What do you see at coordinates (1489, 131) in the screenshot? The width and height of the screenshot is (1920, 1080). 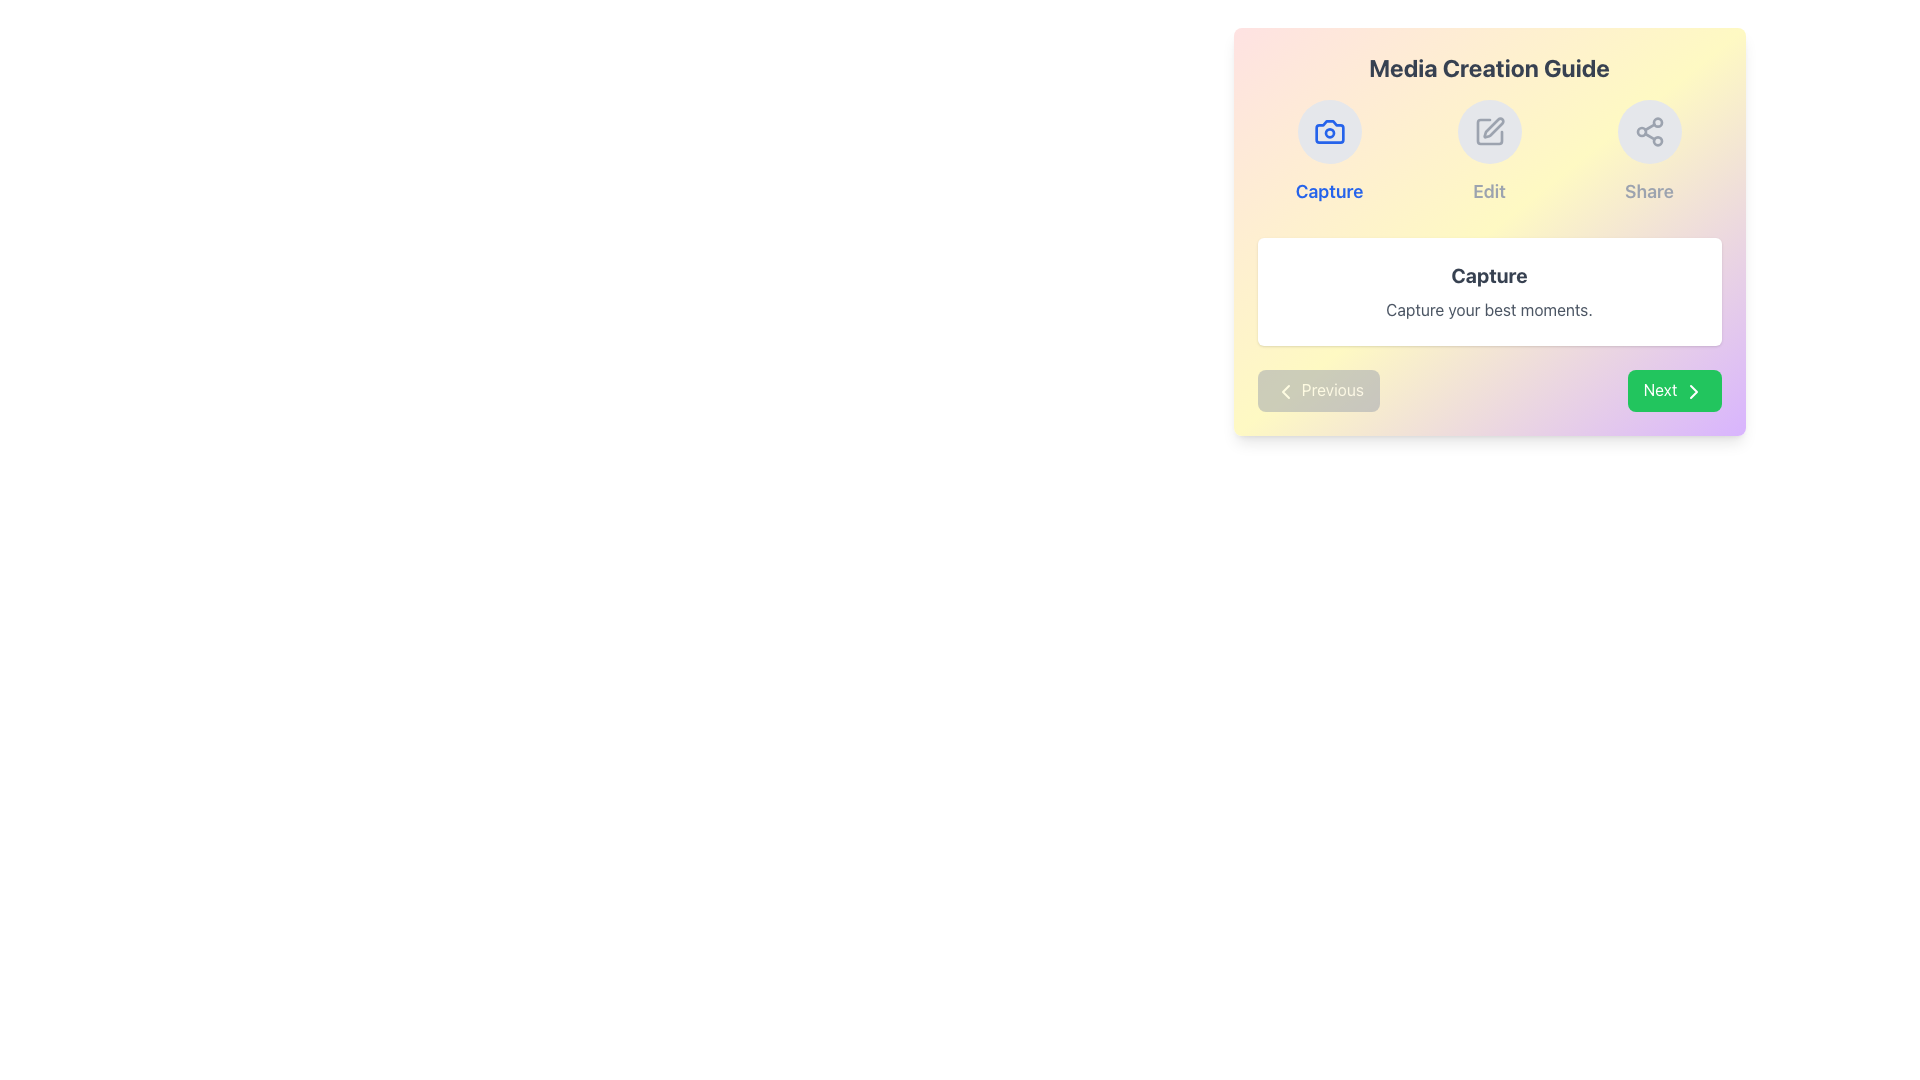 I see `the pencil and square icon button, which is the second in a row of three icons in the 'Edit' section of the 'Media Creation Guide'` at bounding box center [1489, 131].